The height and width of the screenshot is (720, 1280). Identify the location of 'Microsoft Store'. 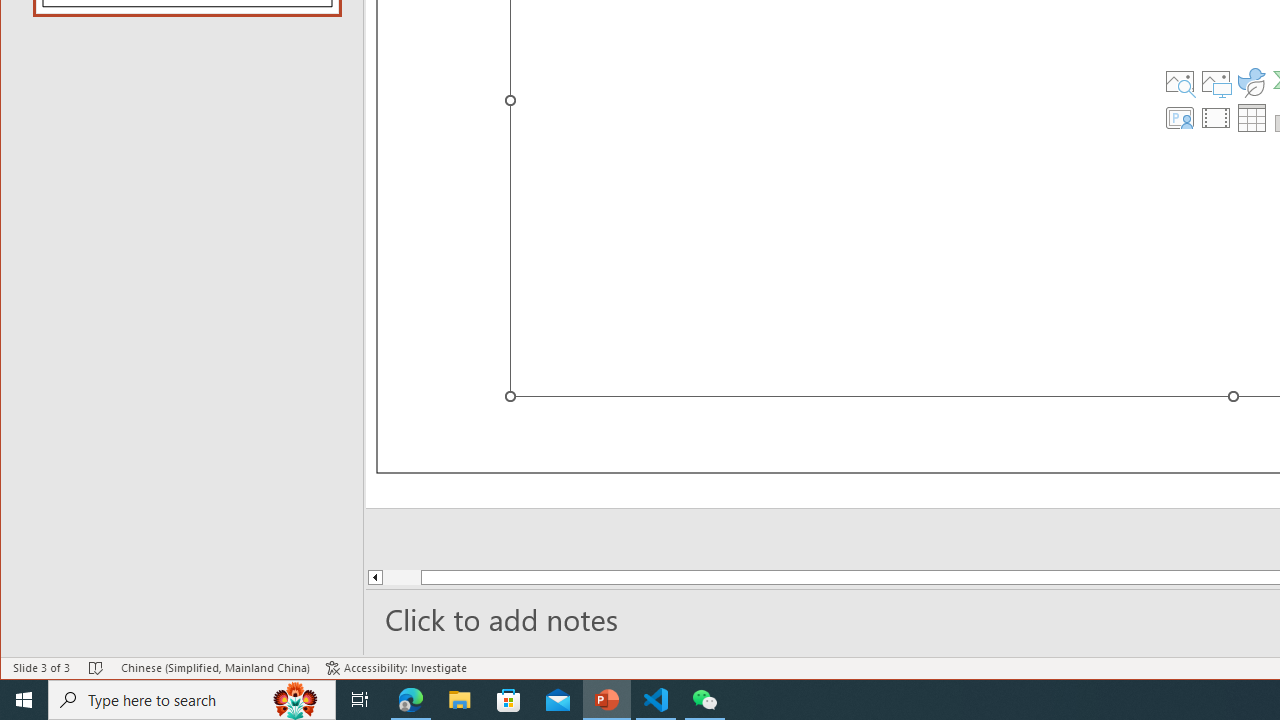
(509, 698).